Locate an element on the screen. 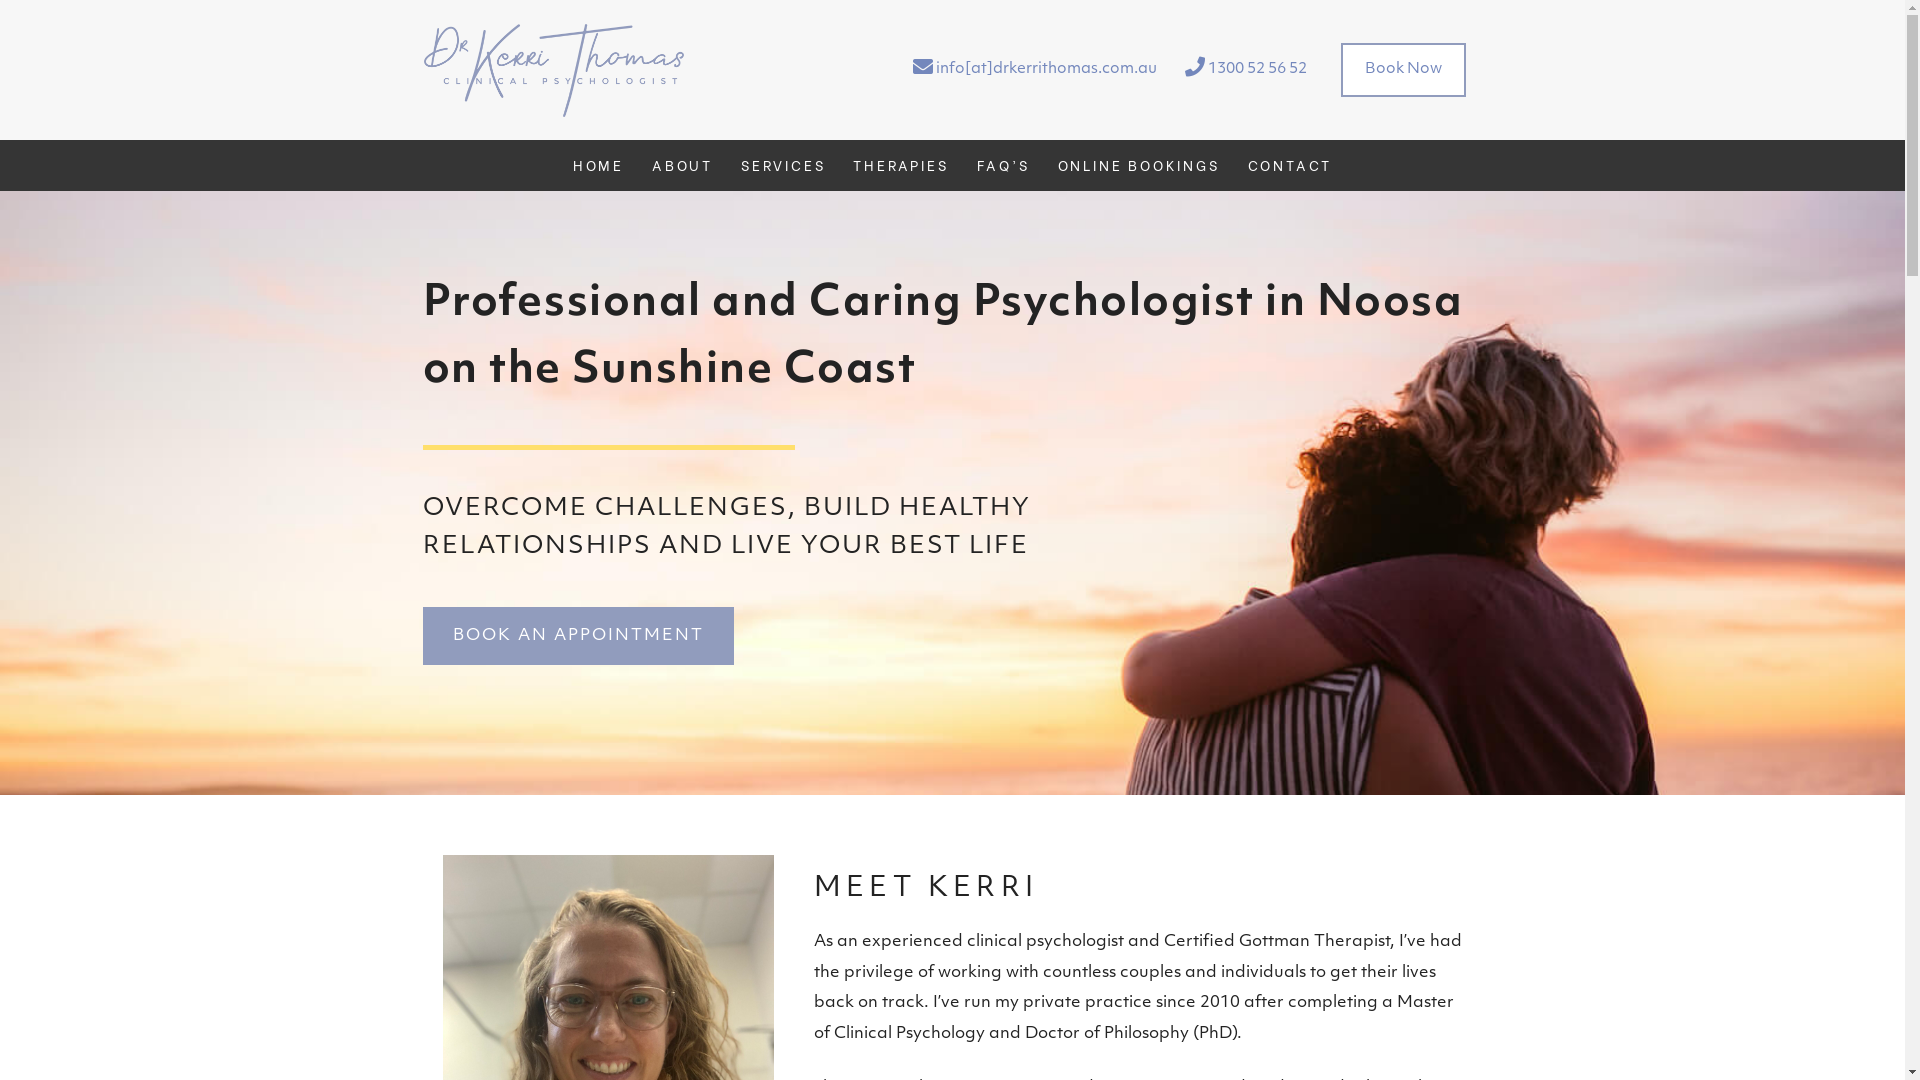 This screenshot has width=1920, height=1080. 'ABOUT' is located at coordinates (682, 164).